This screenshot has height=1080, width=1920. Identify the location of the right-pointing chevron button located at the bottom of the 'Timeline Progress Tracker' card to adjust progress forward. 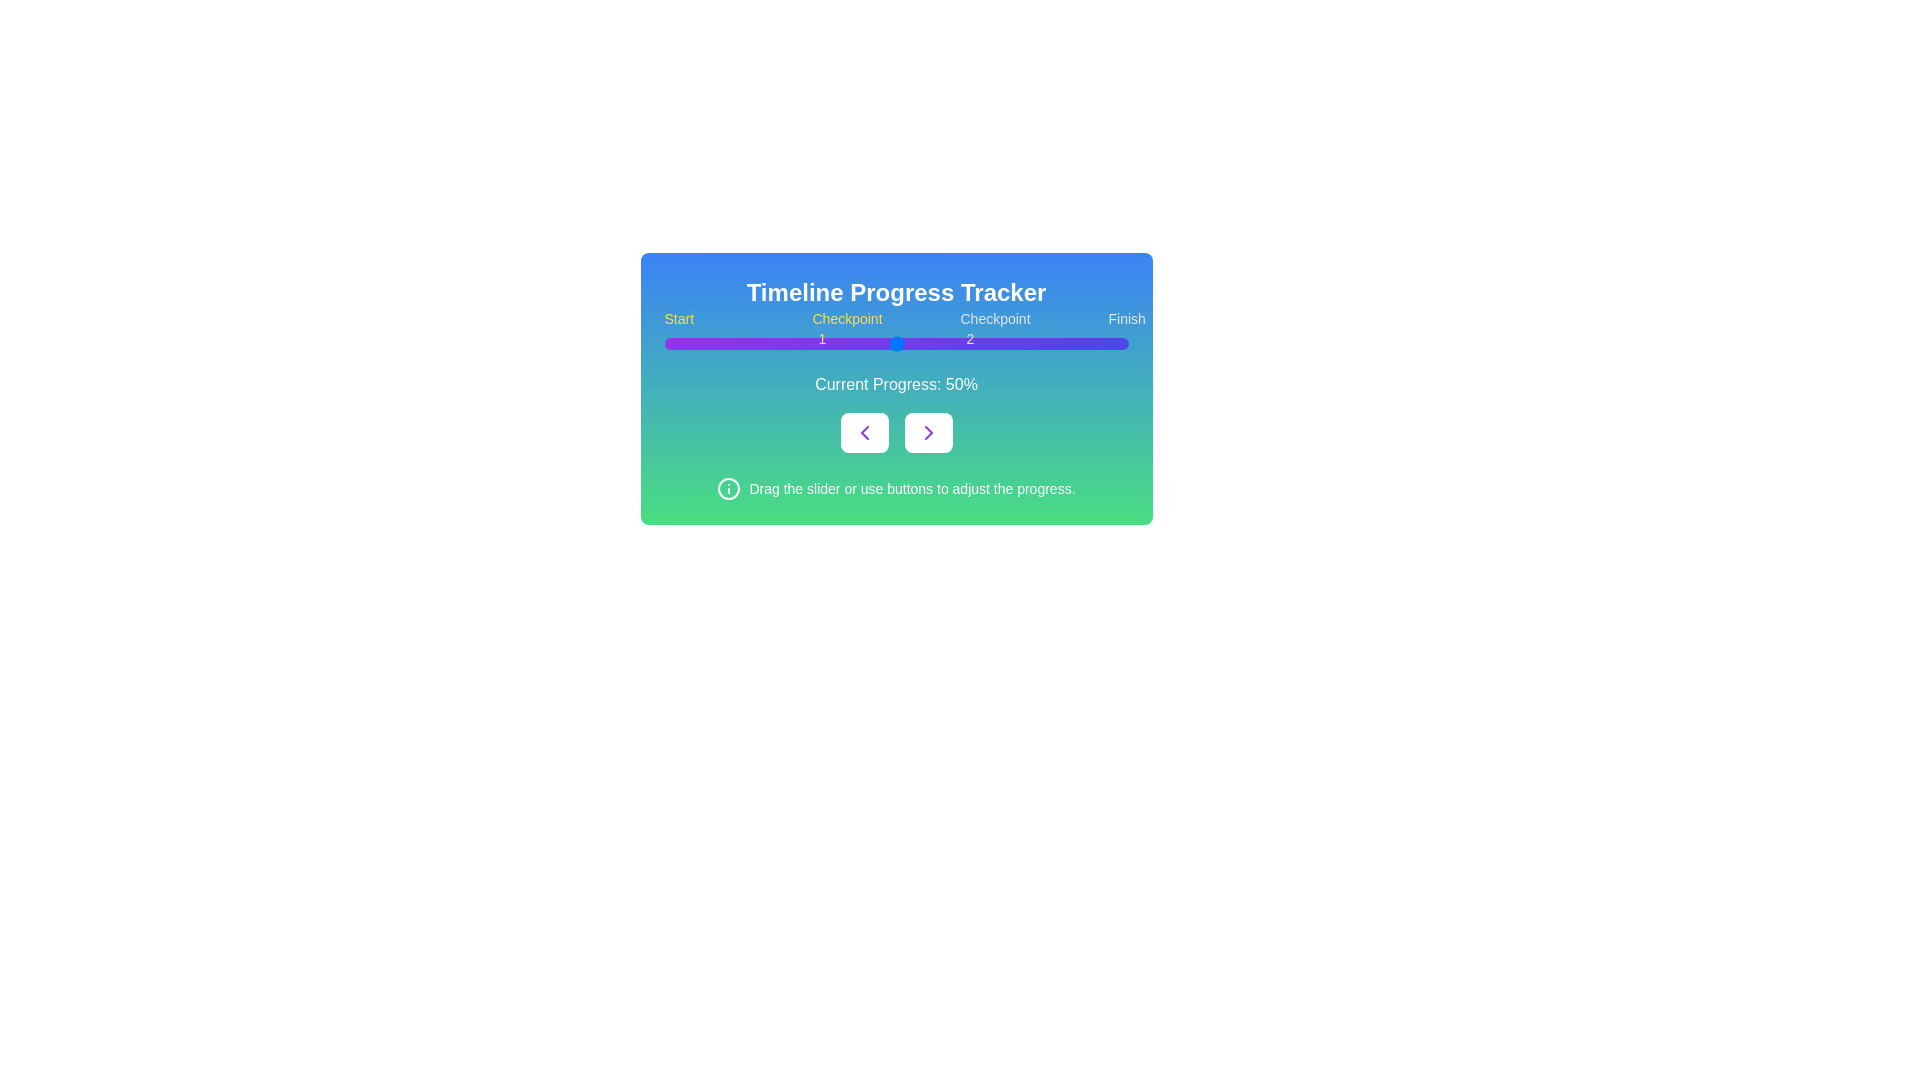
(895, 389).